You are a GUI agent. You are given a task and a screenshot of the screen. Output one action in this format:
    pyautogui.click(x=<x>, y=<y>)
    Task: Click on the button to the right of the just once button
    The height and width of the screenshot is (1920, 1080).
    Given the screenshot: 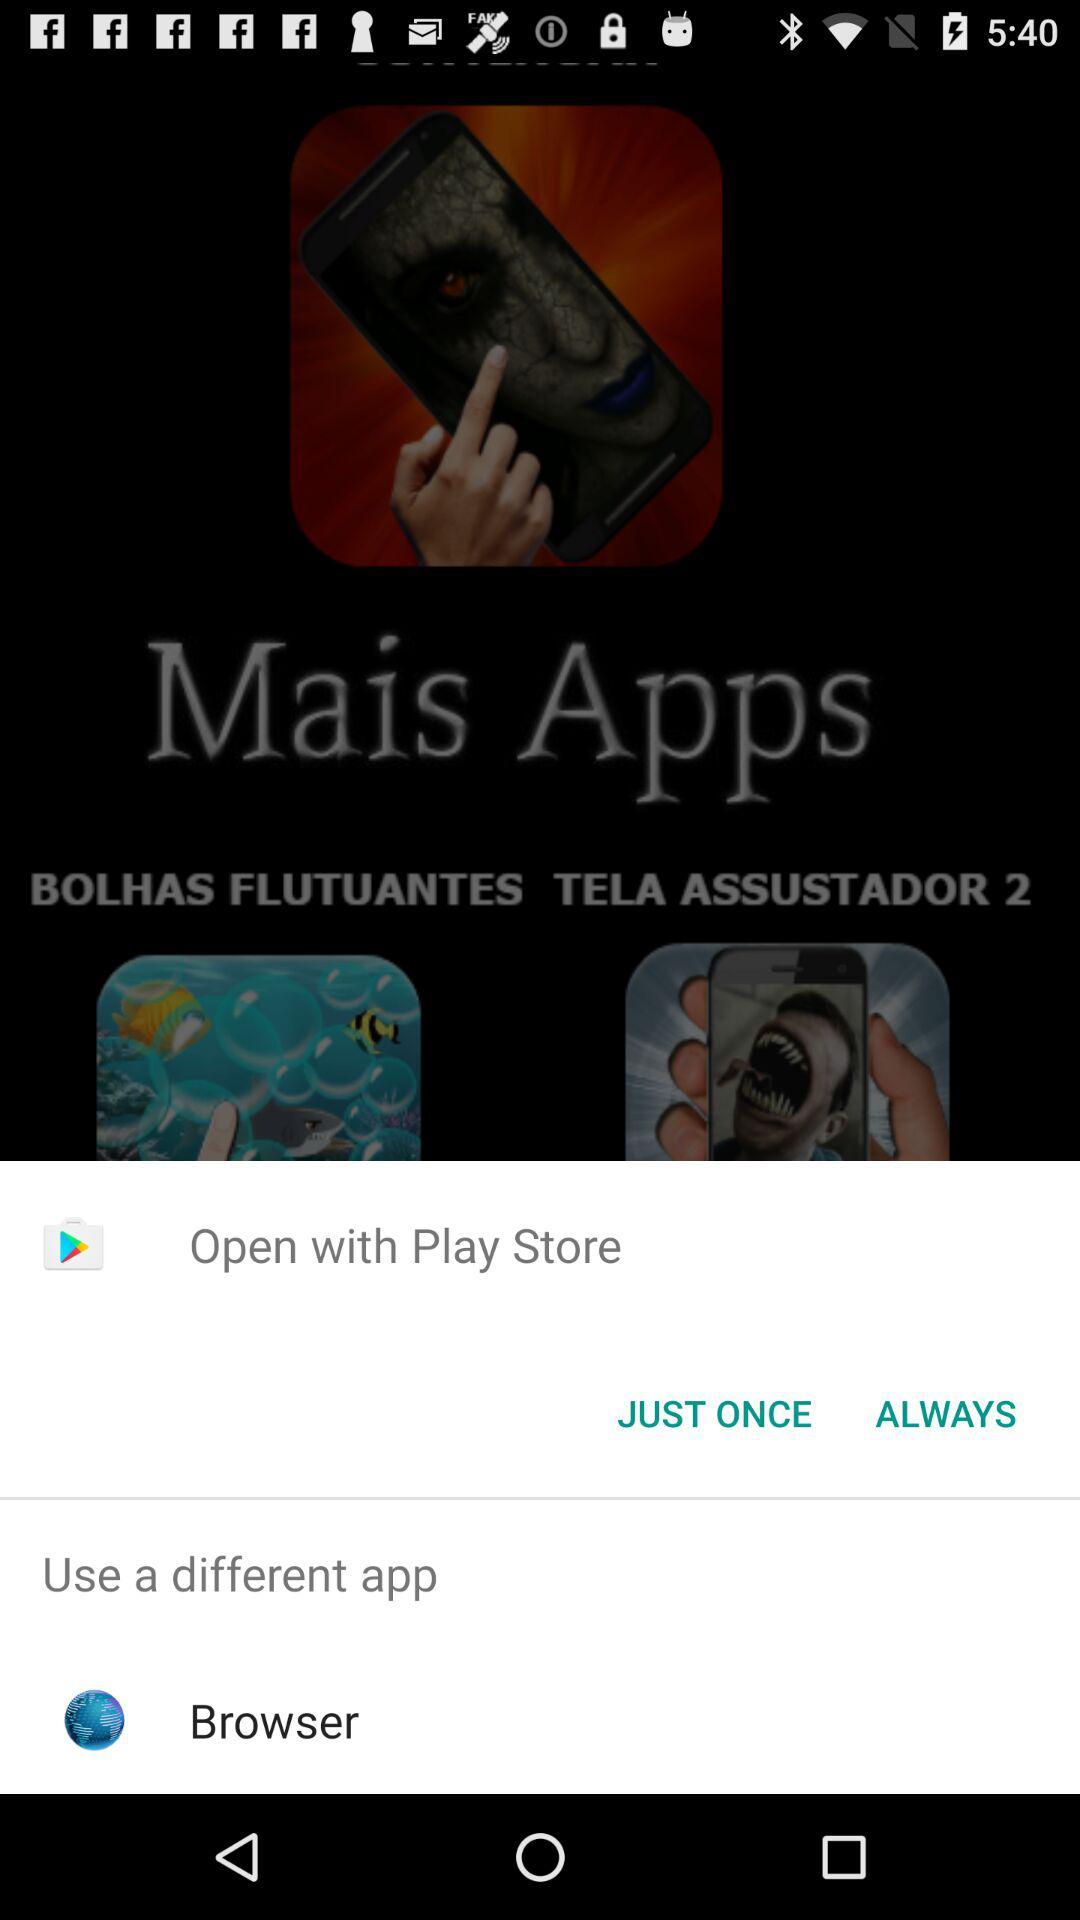 What is the action you would take?
    pyautogui.click(x=945, y=1411)
    